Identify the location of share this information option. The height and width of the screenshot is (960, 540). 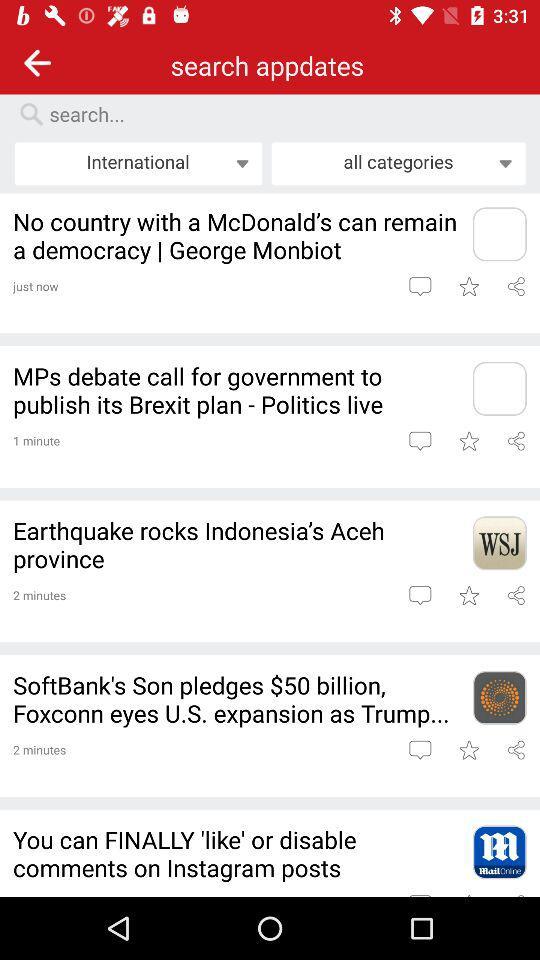
(516, 441).